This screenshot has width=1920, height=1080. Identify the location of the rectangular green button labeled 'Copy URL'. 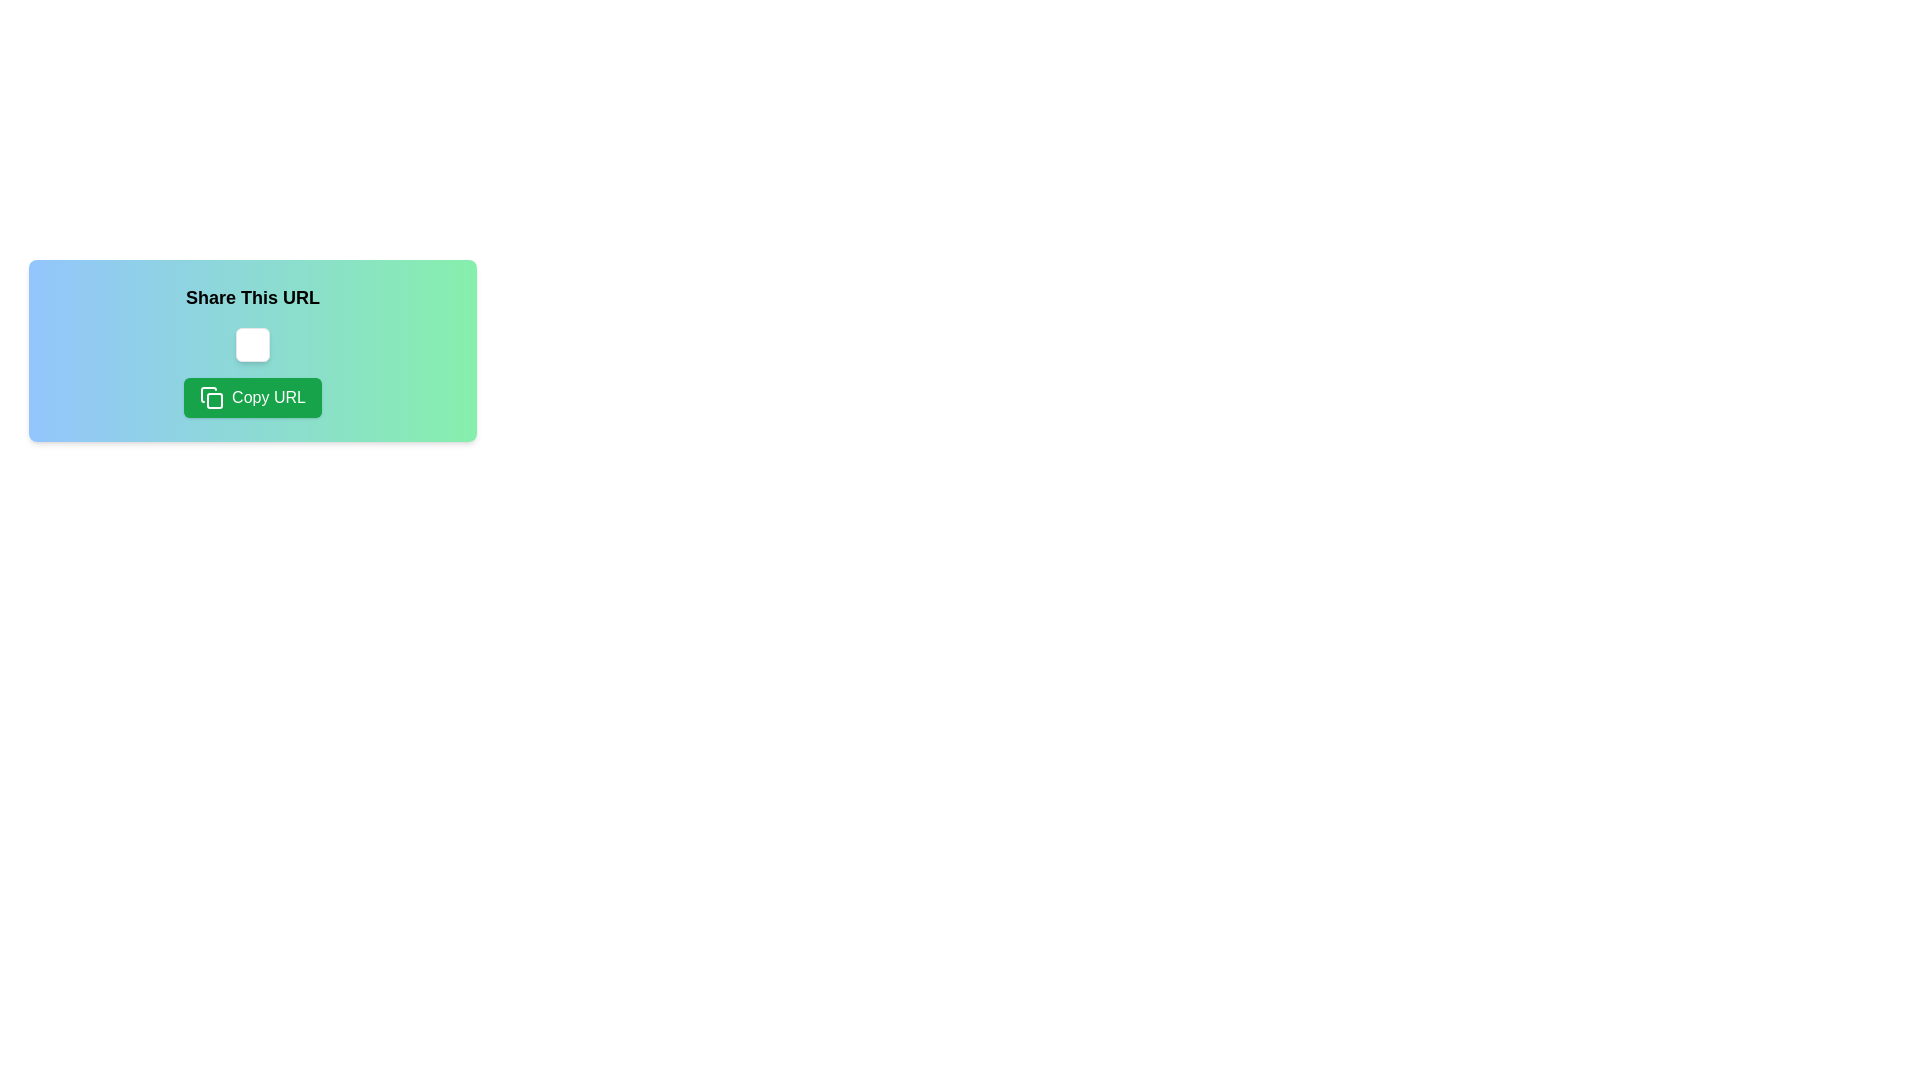
(252, 397).